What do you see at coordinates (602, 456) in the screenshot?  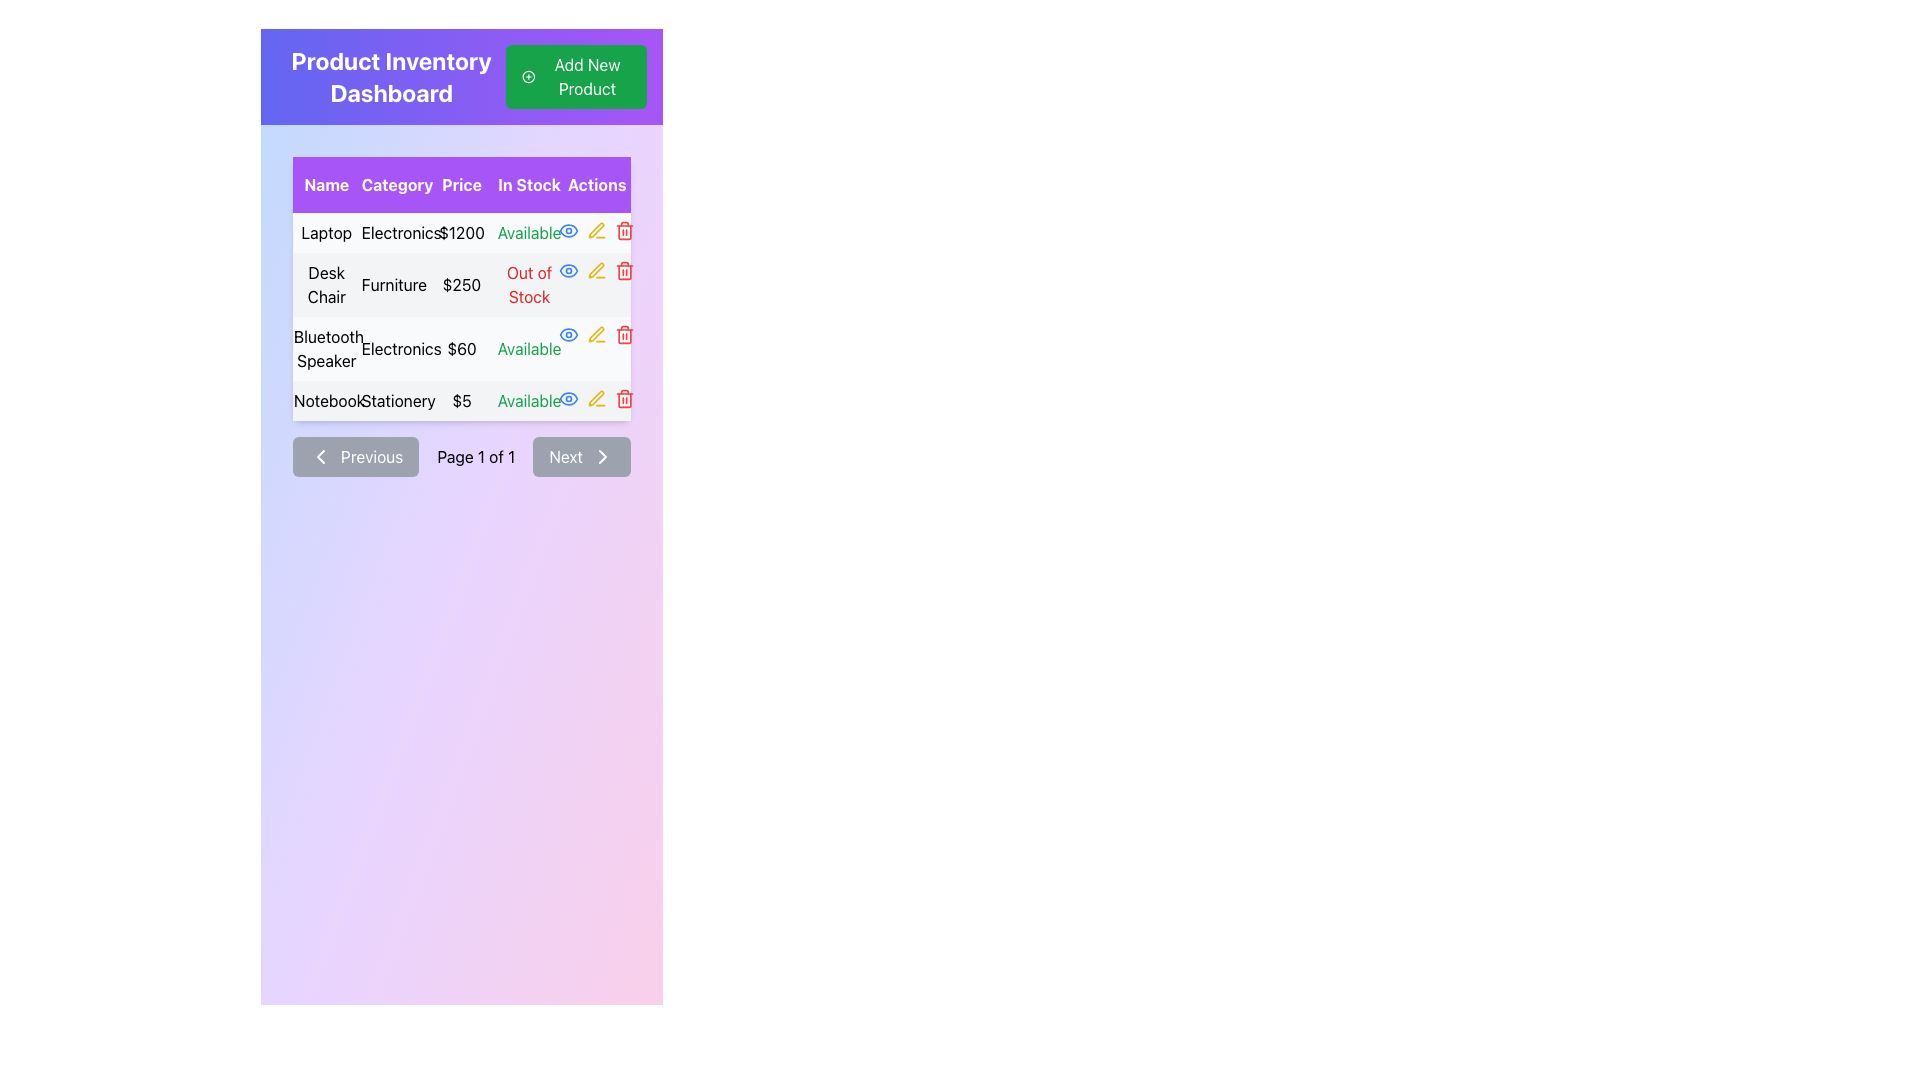 I see `the right-facing chevron arrow icon located on the right side of the 'Next' button` at bounding box center [602, 456].